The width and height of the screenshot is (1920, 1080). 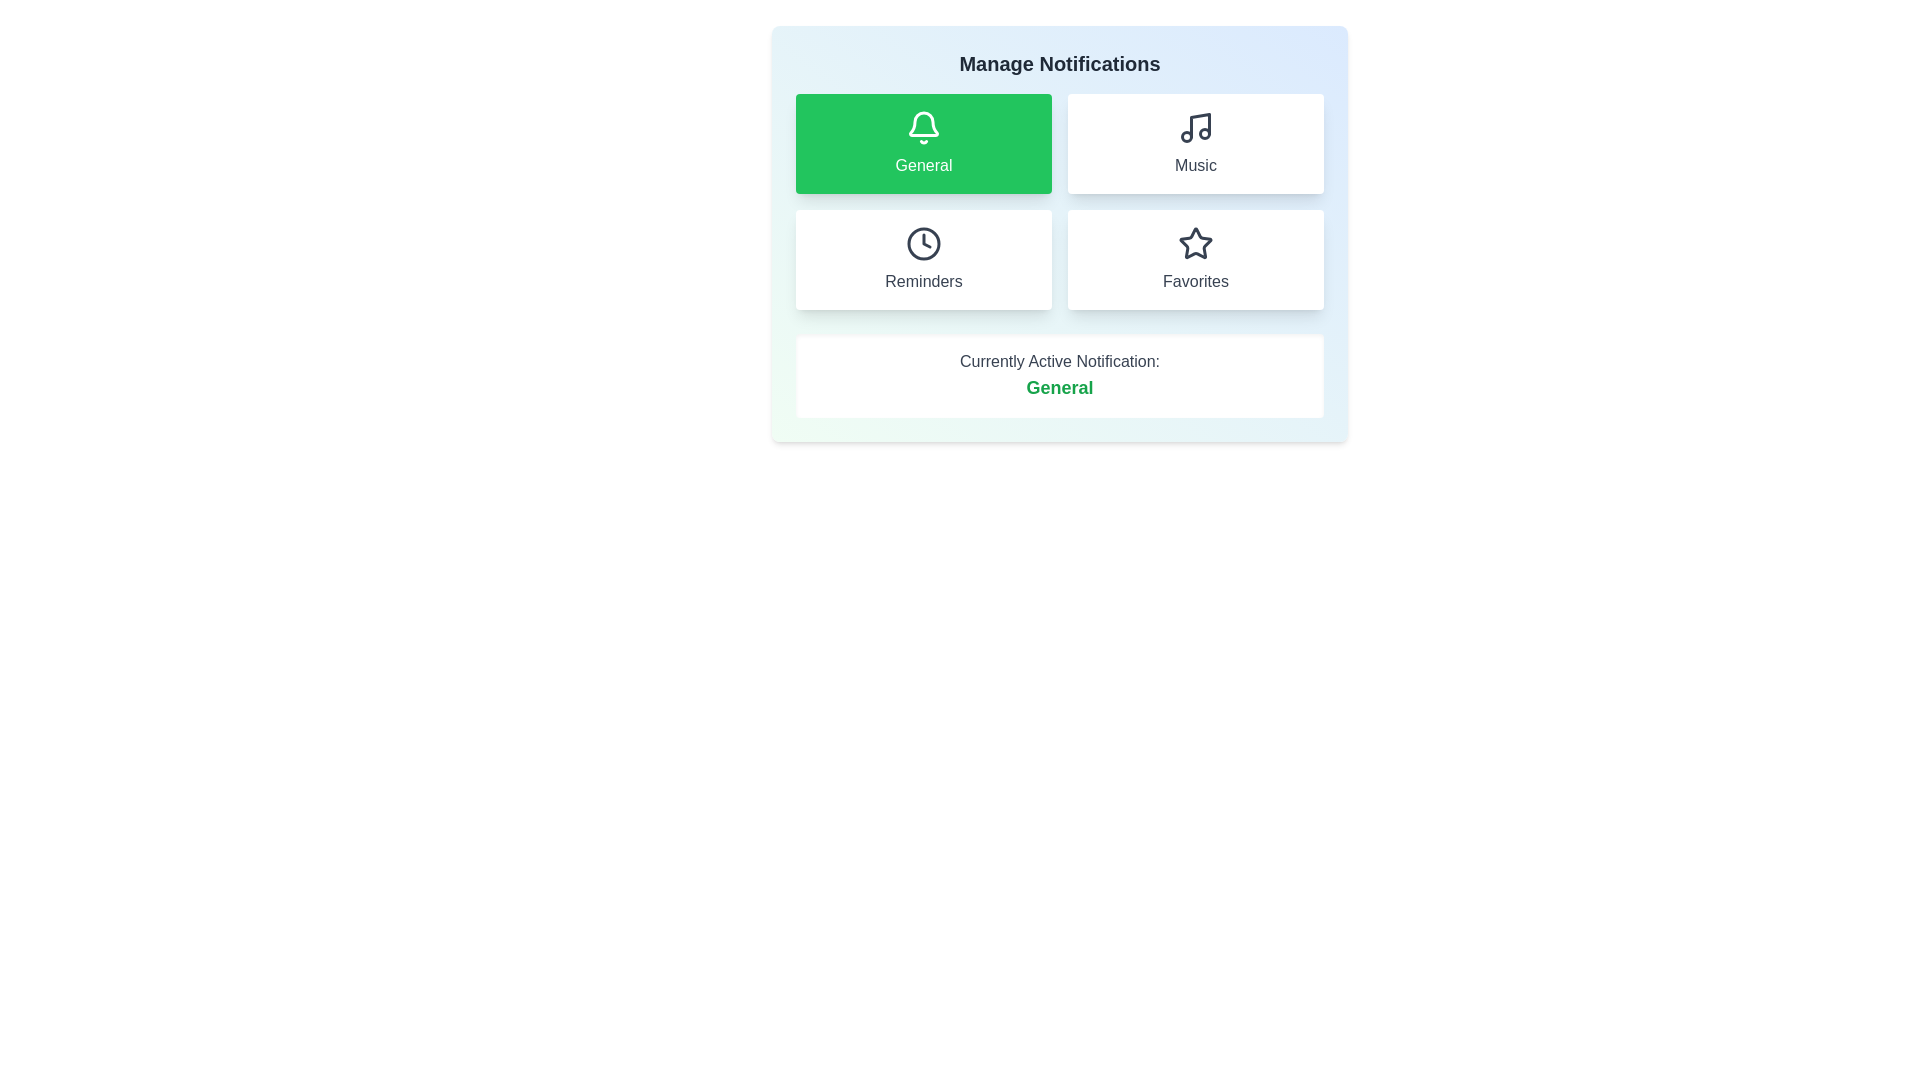 What do you see at coordinates (923, 142) in the screenshot?
I see `the notification category General` at bounding box center [923, 142].